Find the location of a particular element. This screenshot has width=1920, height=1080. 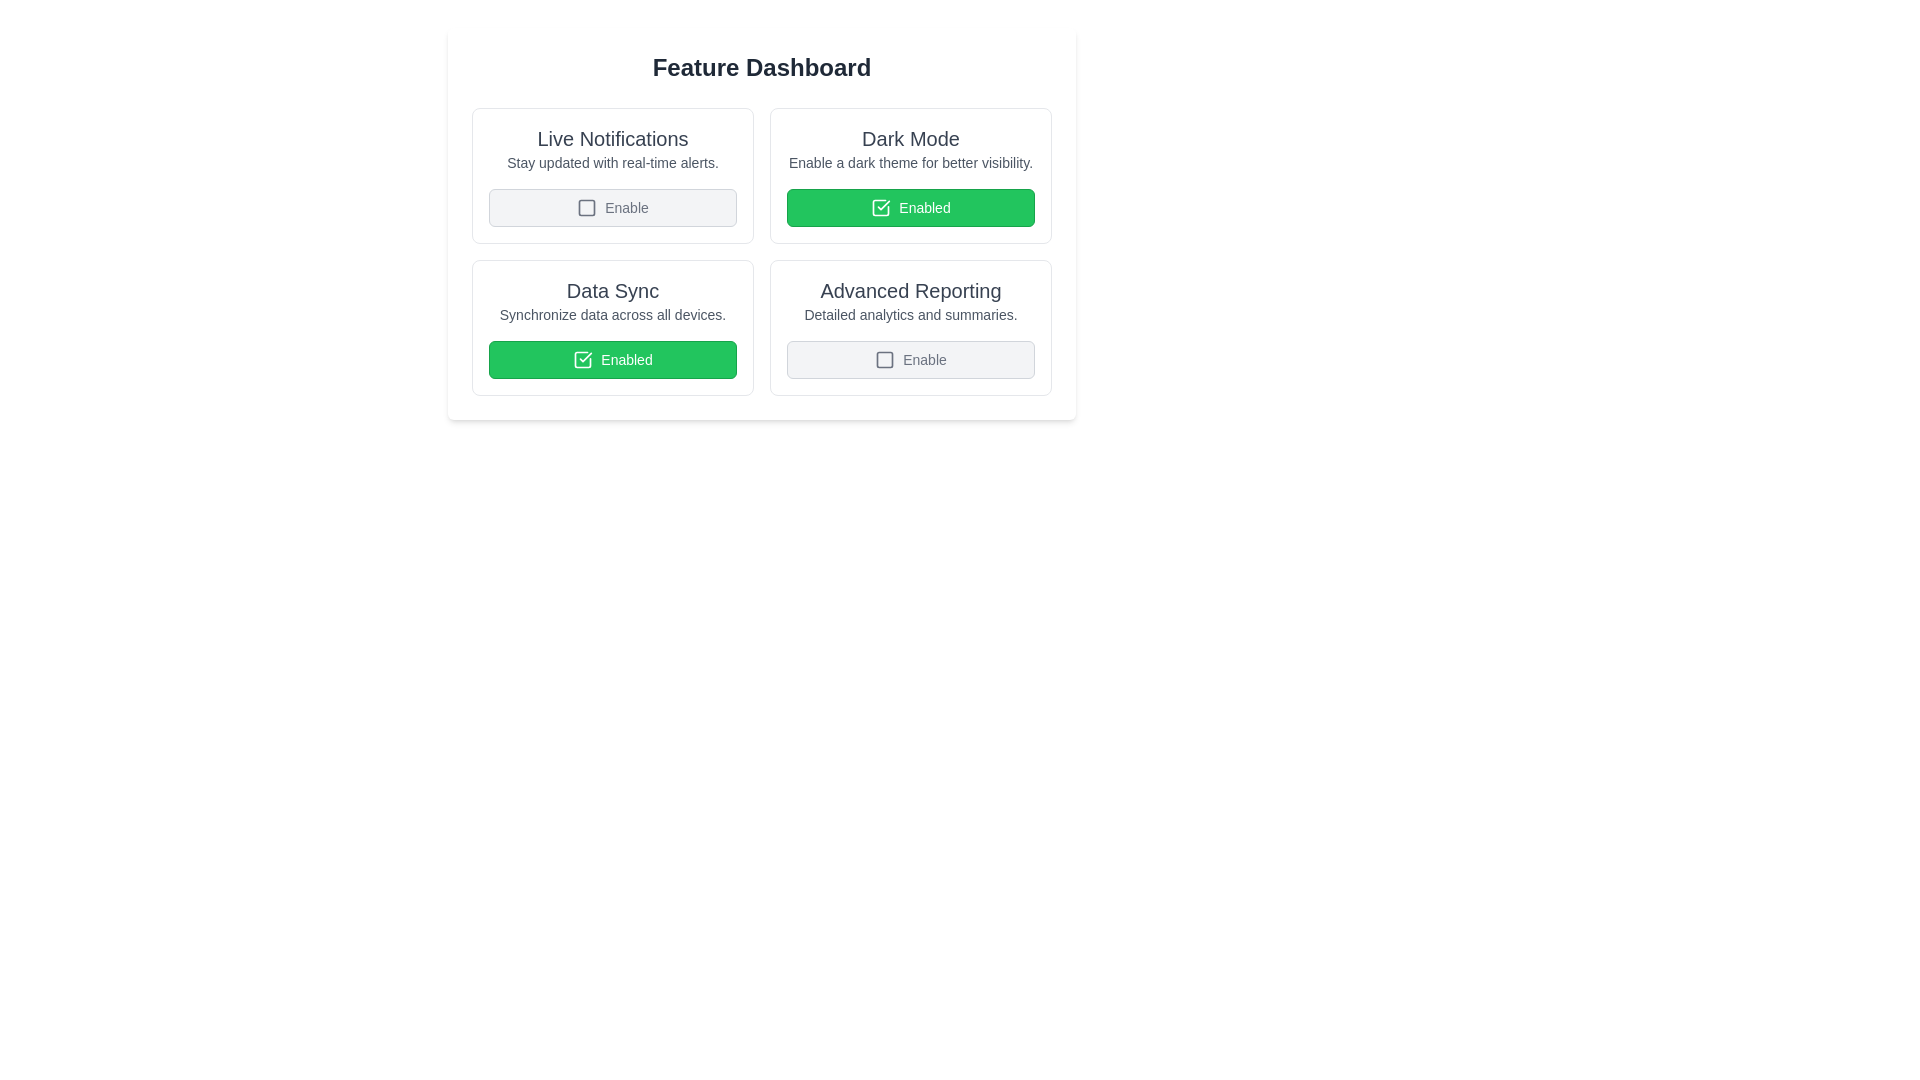

the 'Advanced Reporting' text label, which is styled in bold and dark gray, located in the bottom-right quadrant of the feature dashboard interface is located at coordinates (910, 290).